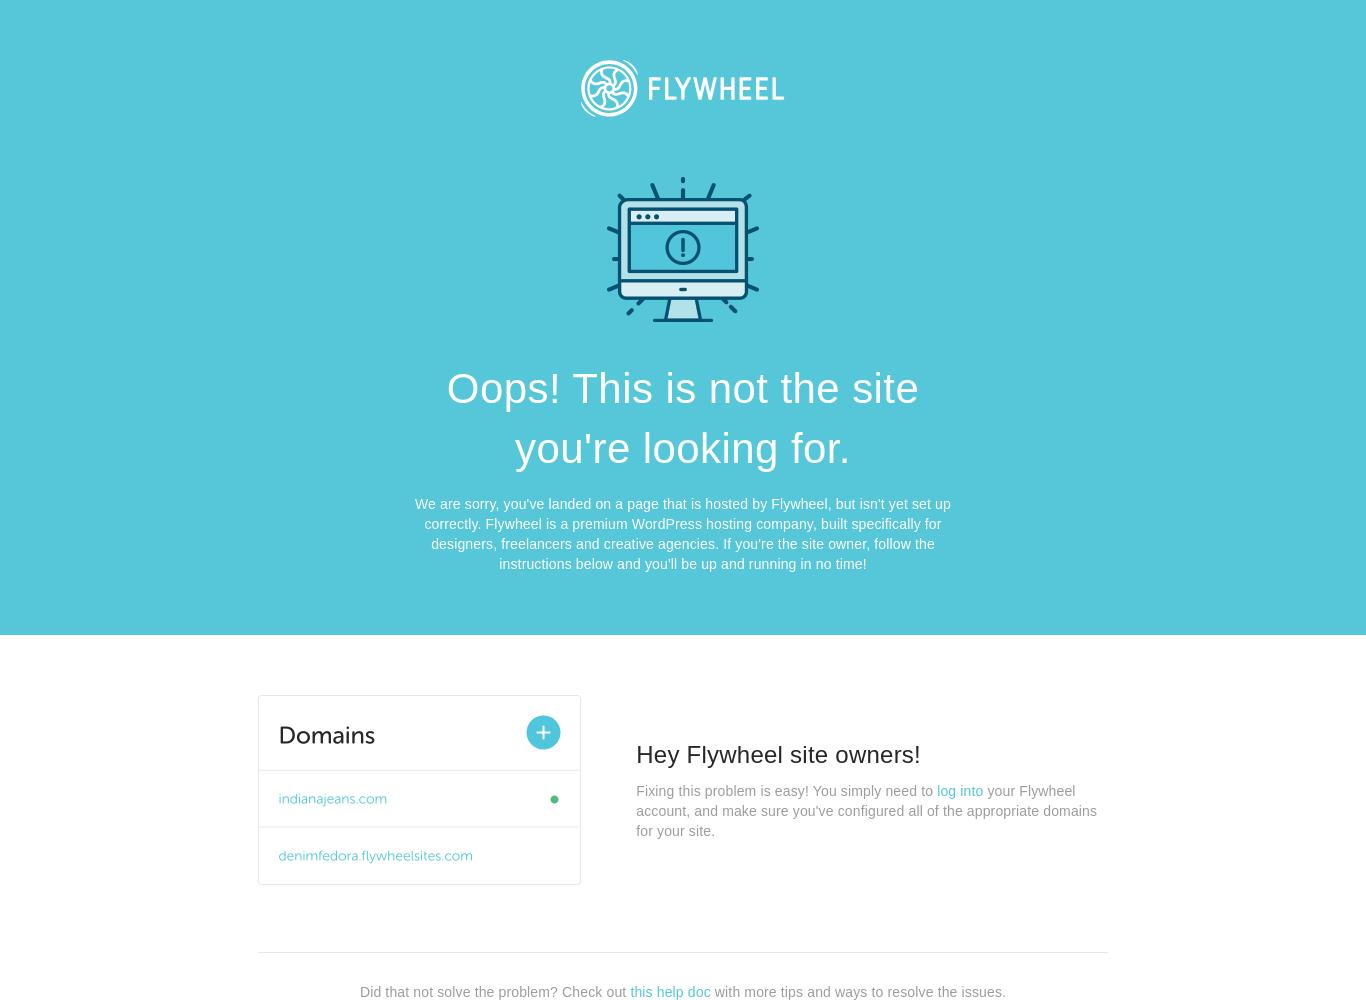 This screenshot has width=1366, height=1000. I want to click on 'Fixing this problem is easy! You simply need to', so click(635, 791).